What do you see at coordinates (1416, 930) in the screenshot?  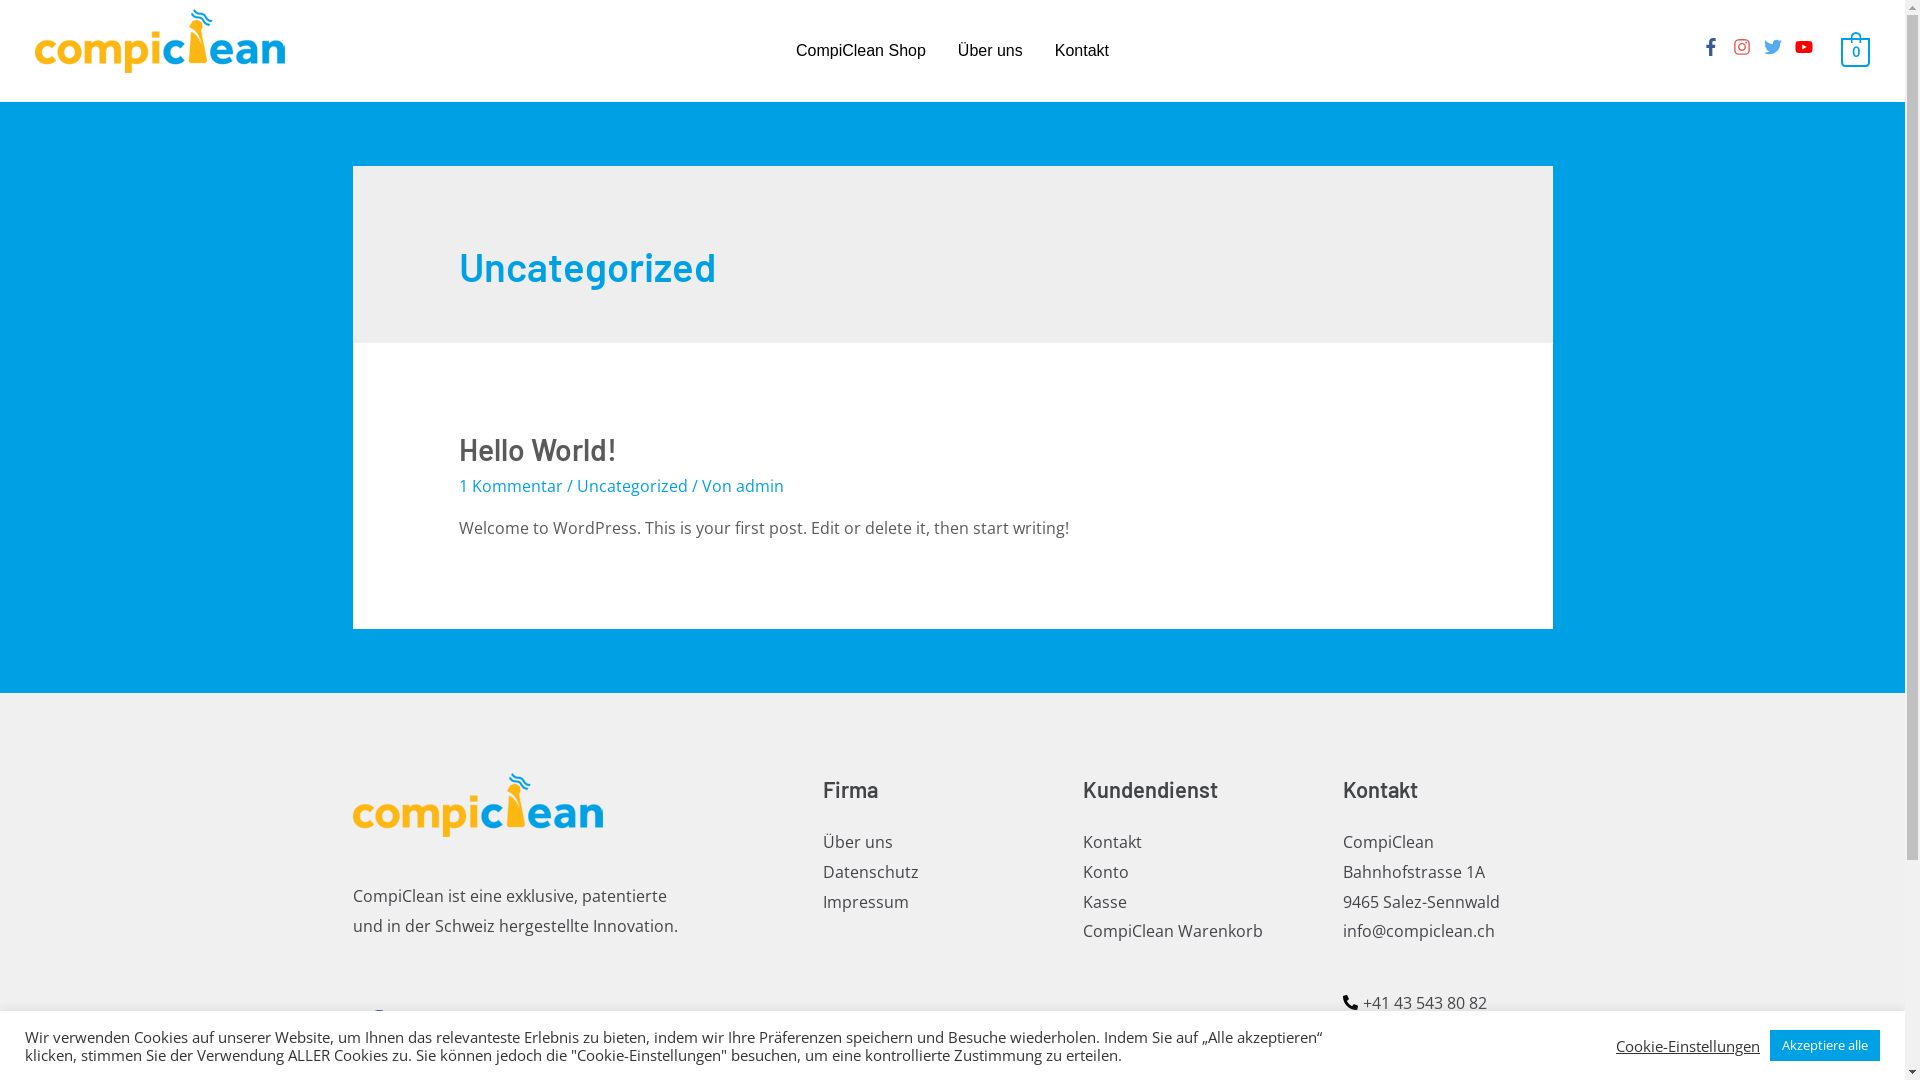 I see `'info@compiclean.ch'` at bounding box center [1416, 930].